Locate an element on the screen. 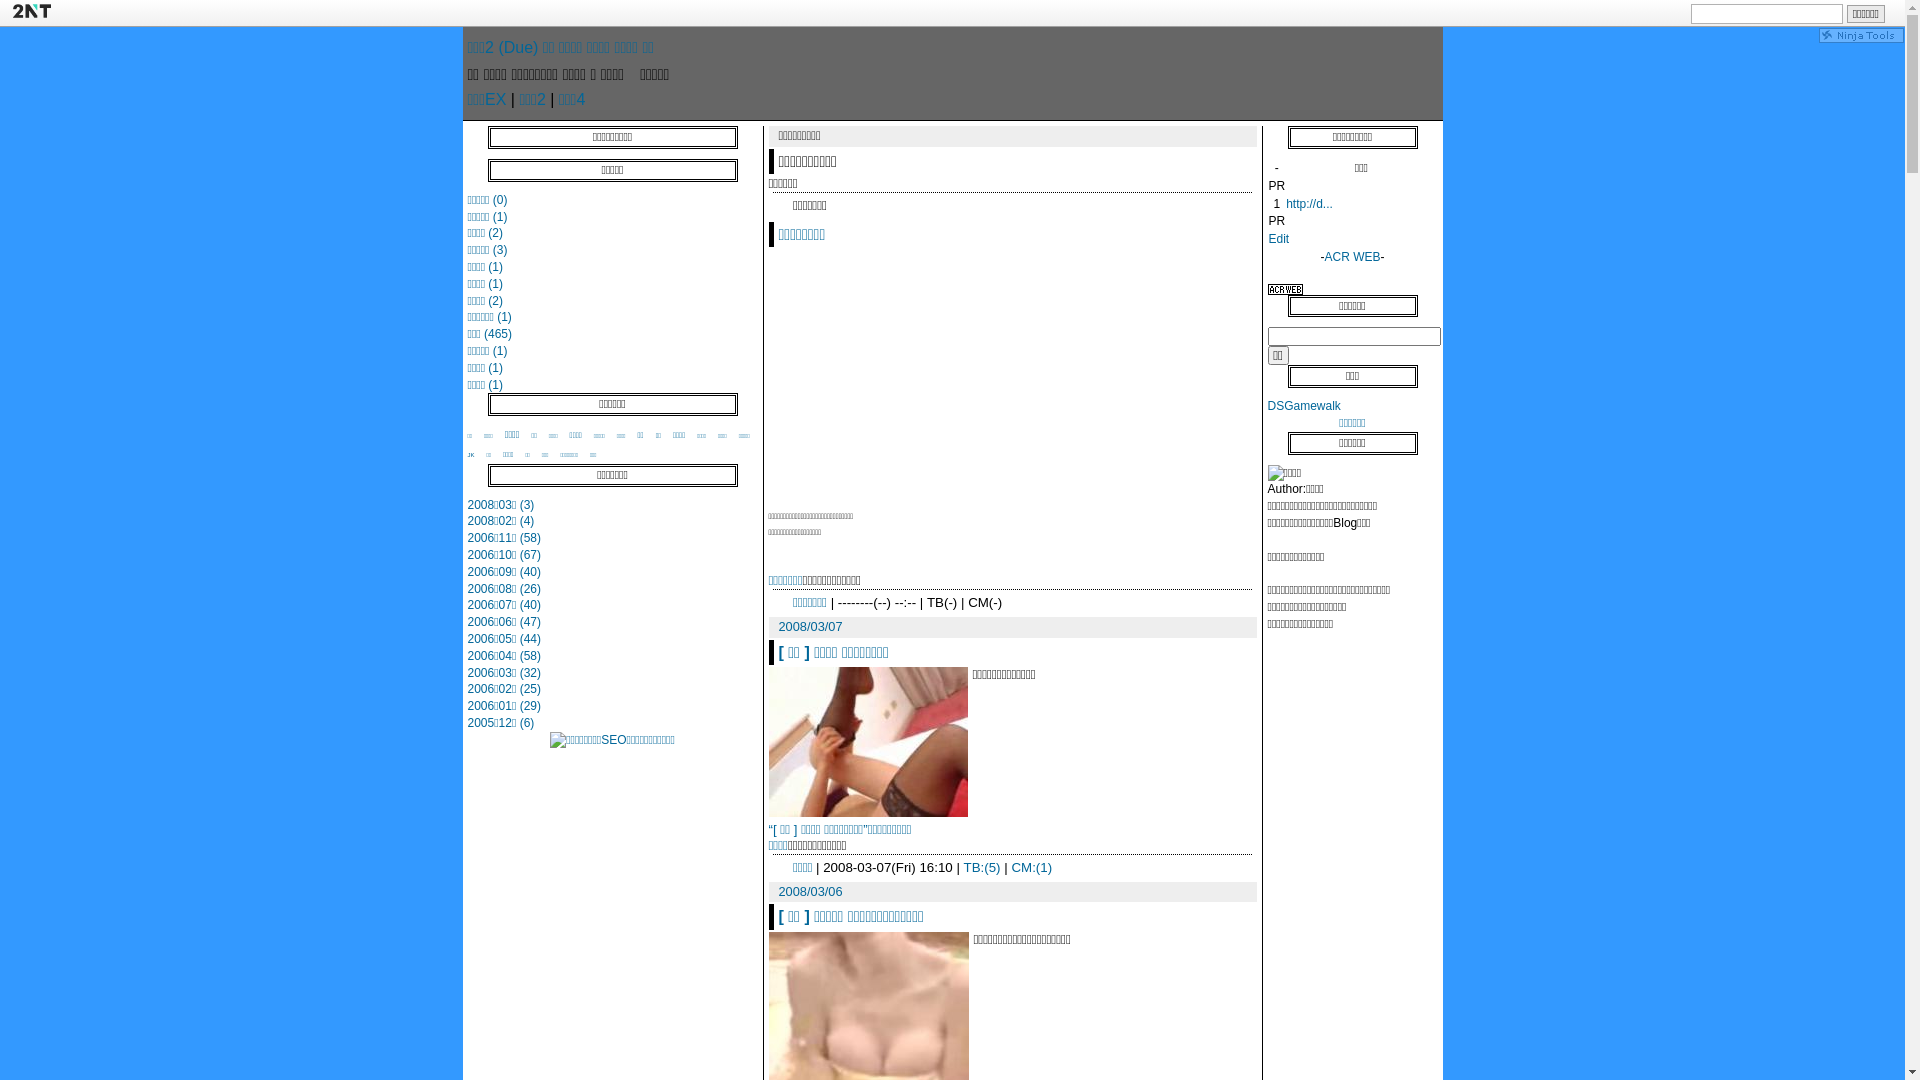 The height and width of the screenshot is (1080, 1920). 'DSGamewalk' is located at coordinates (1304, 405).